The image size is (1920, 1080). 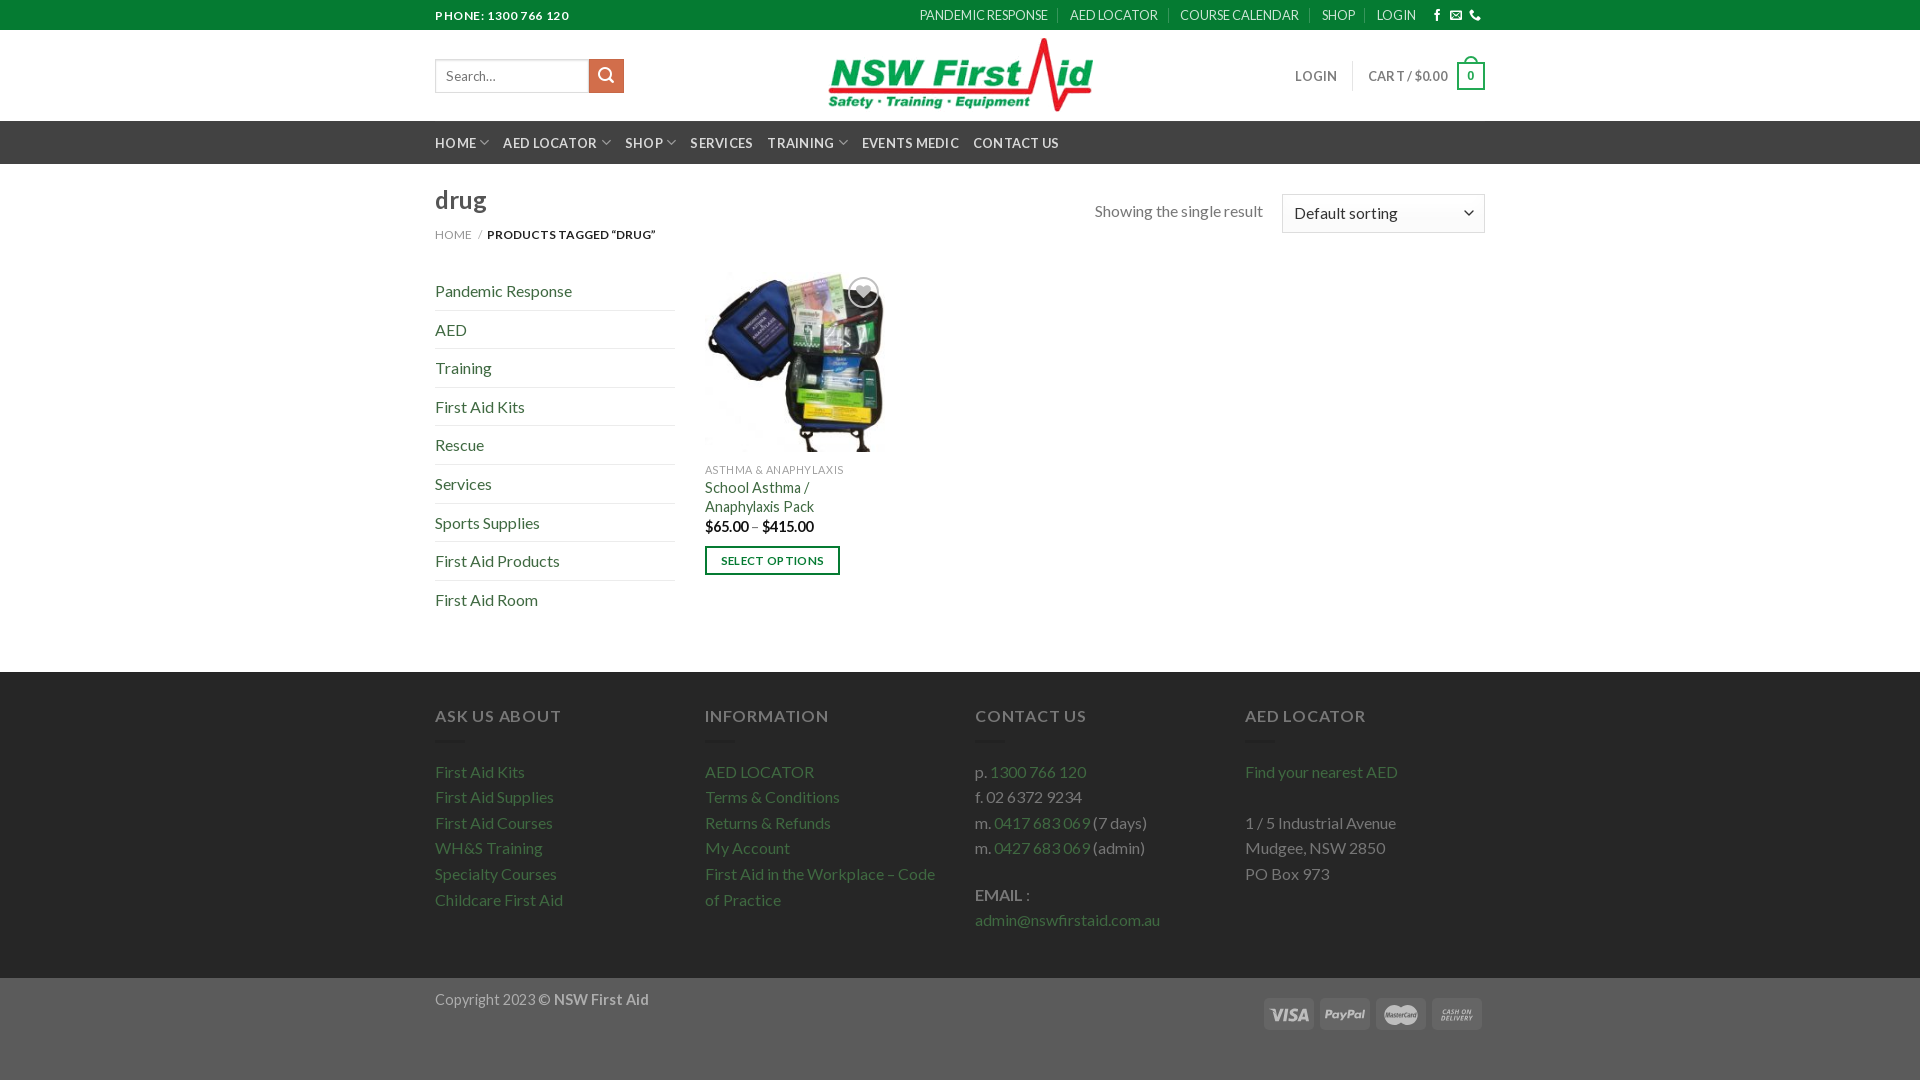 I want to click on 'Follow on Facebook', so click(x=1435, y=15).